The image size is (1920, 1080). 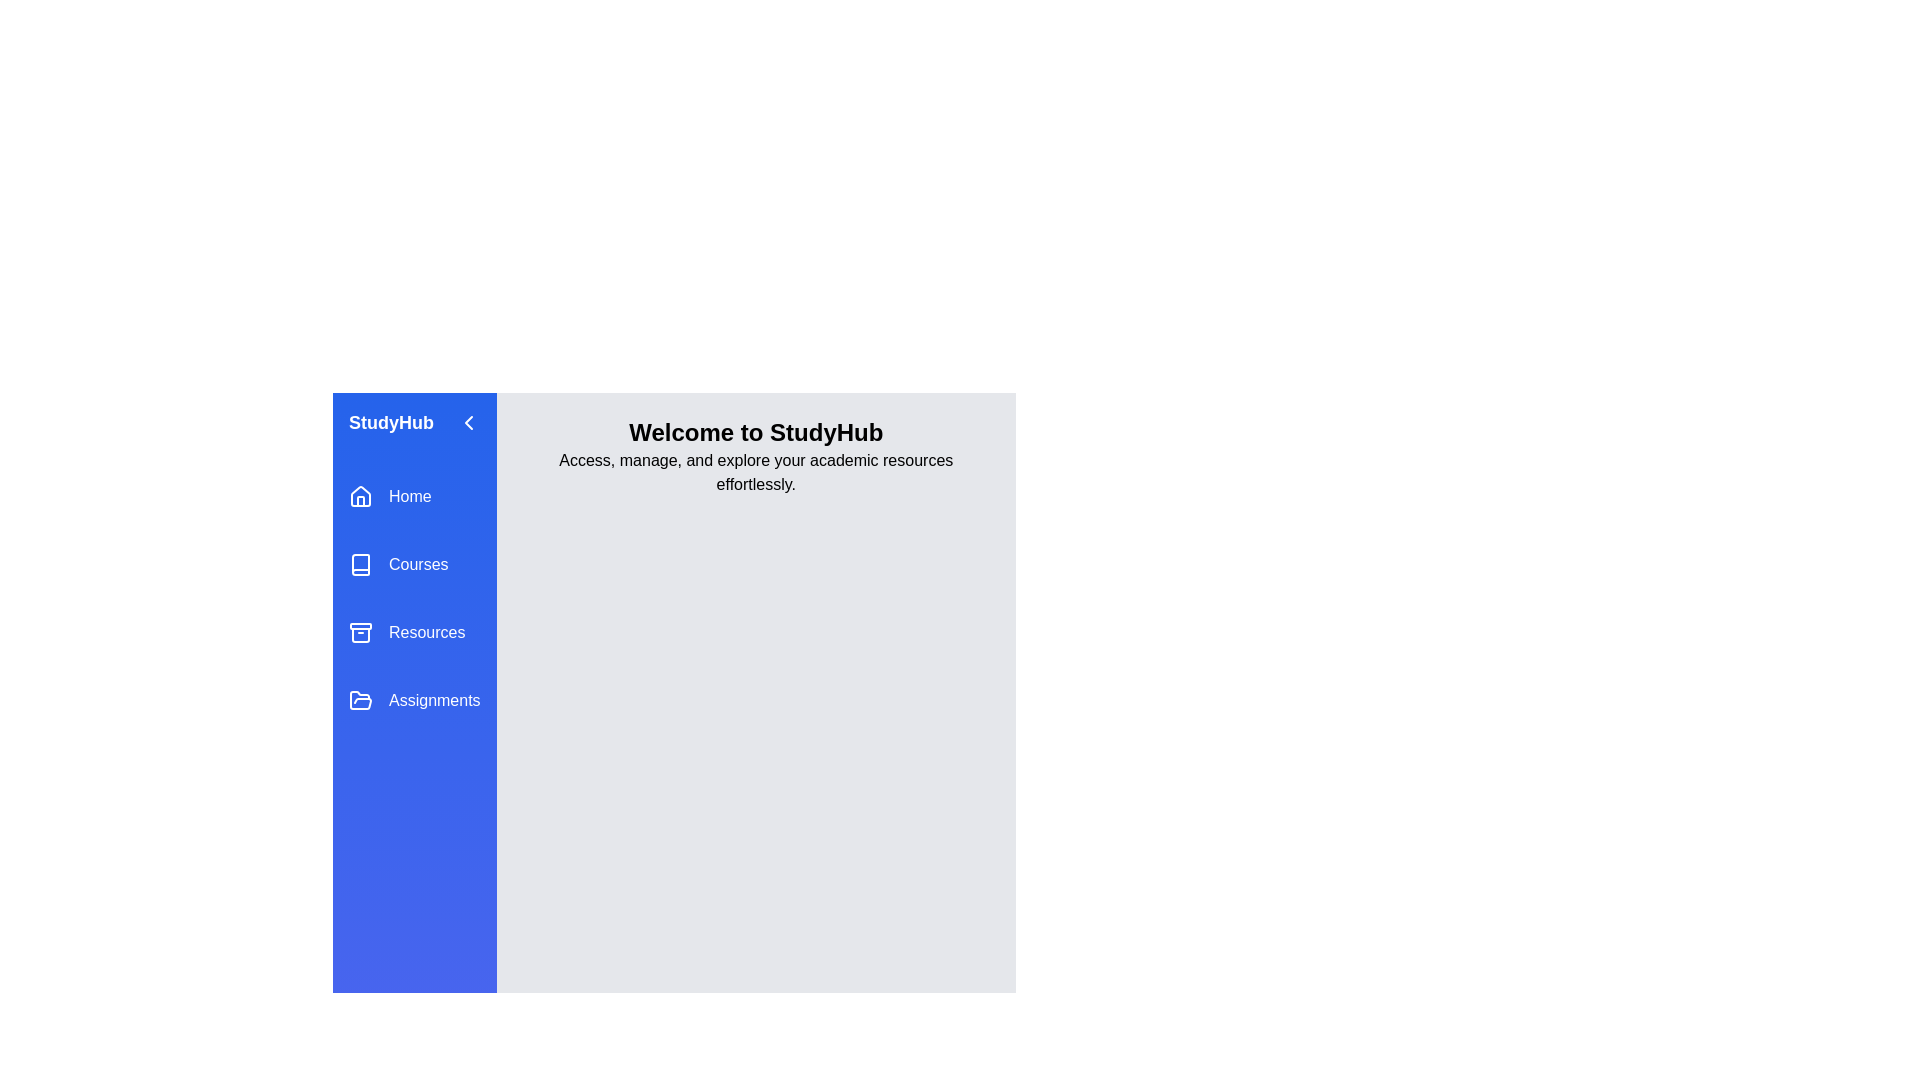 What do you see at coordinates (413, 496) in the screenshot?
I see `the menu item Home from the drawer` at bounding box center [413, 496].